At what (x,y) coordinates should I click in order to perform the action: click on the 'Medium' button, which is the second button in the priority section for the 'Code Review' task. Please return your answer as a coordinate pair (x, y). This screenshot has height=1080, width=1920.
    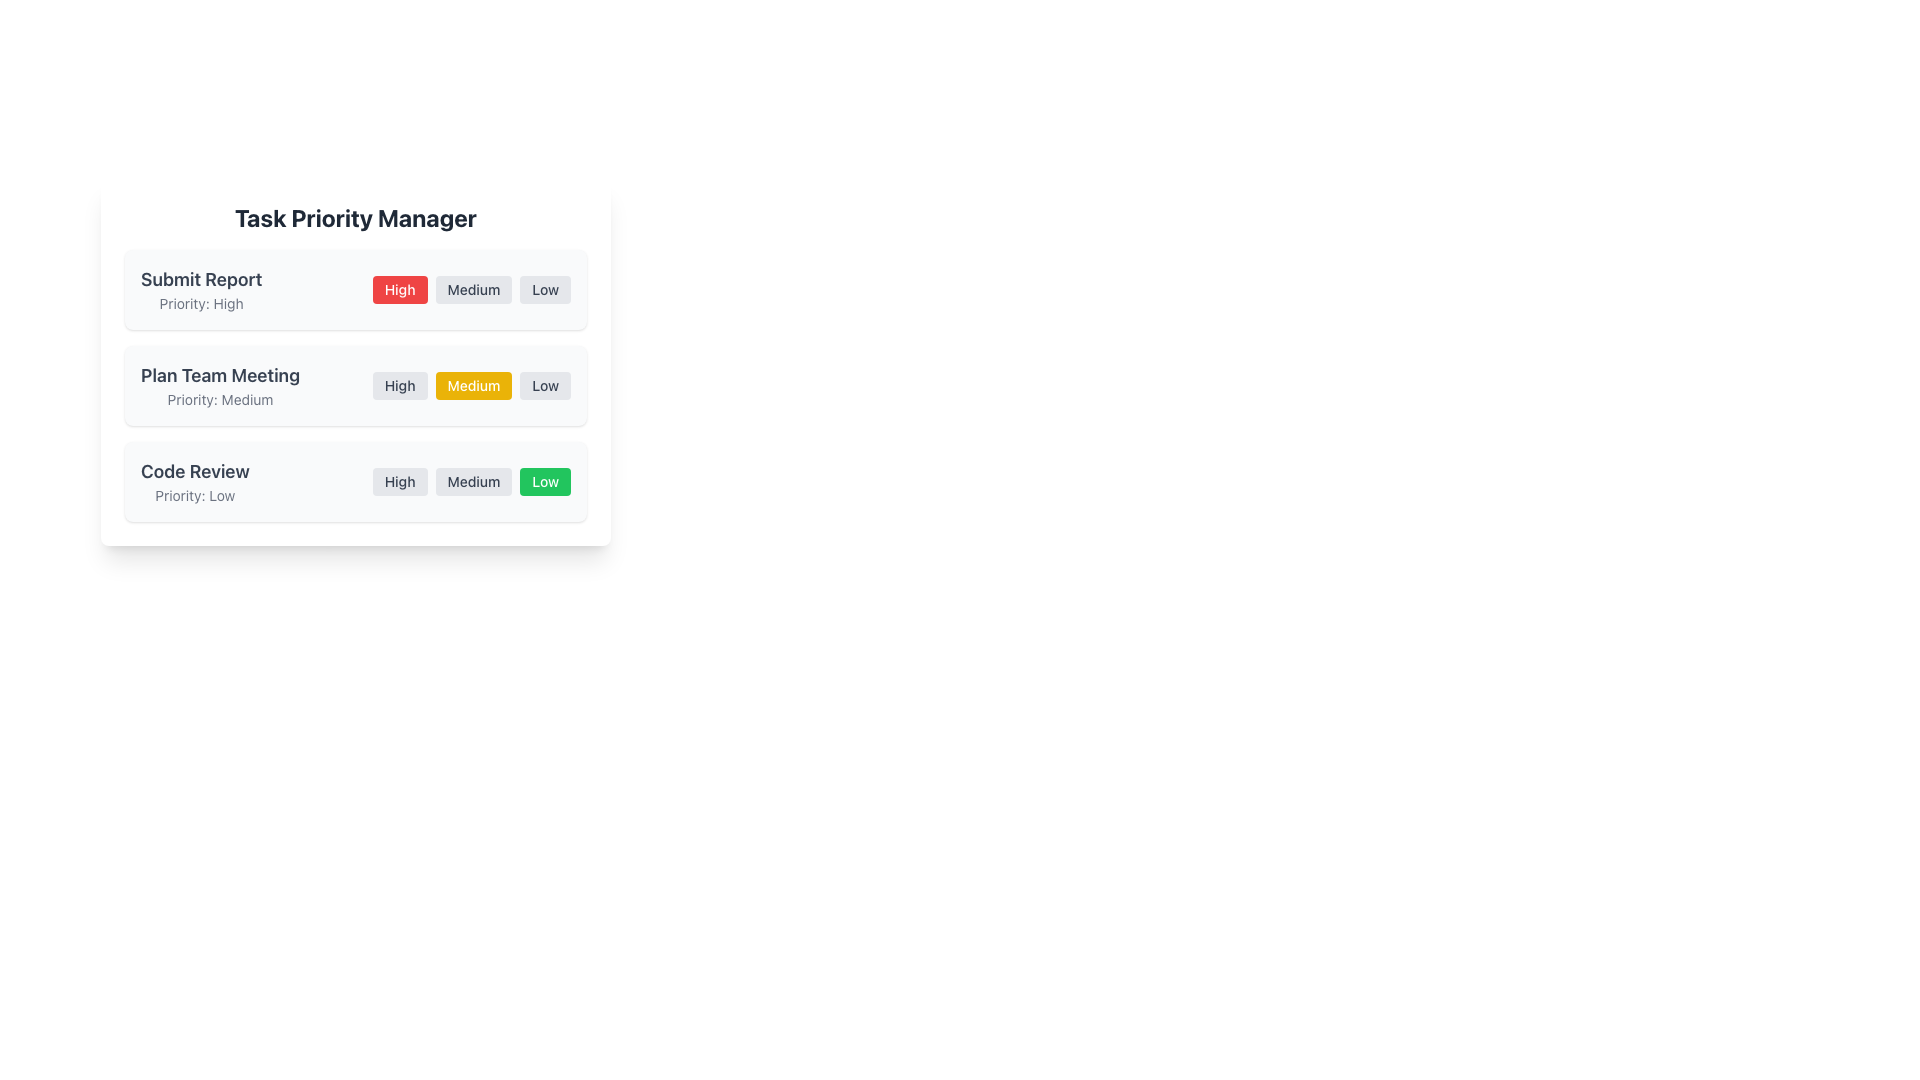
    Looking at the image, I should click on (473, 482).